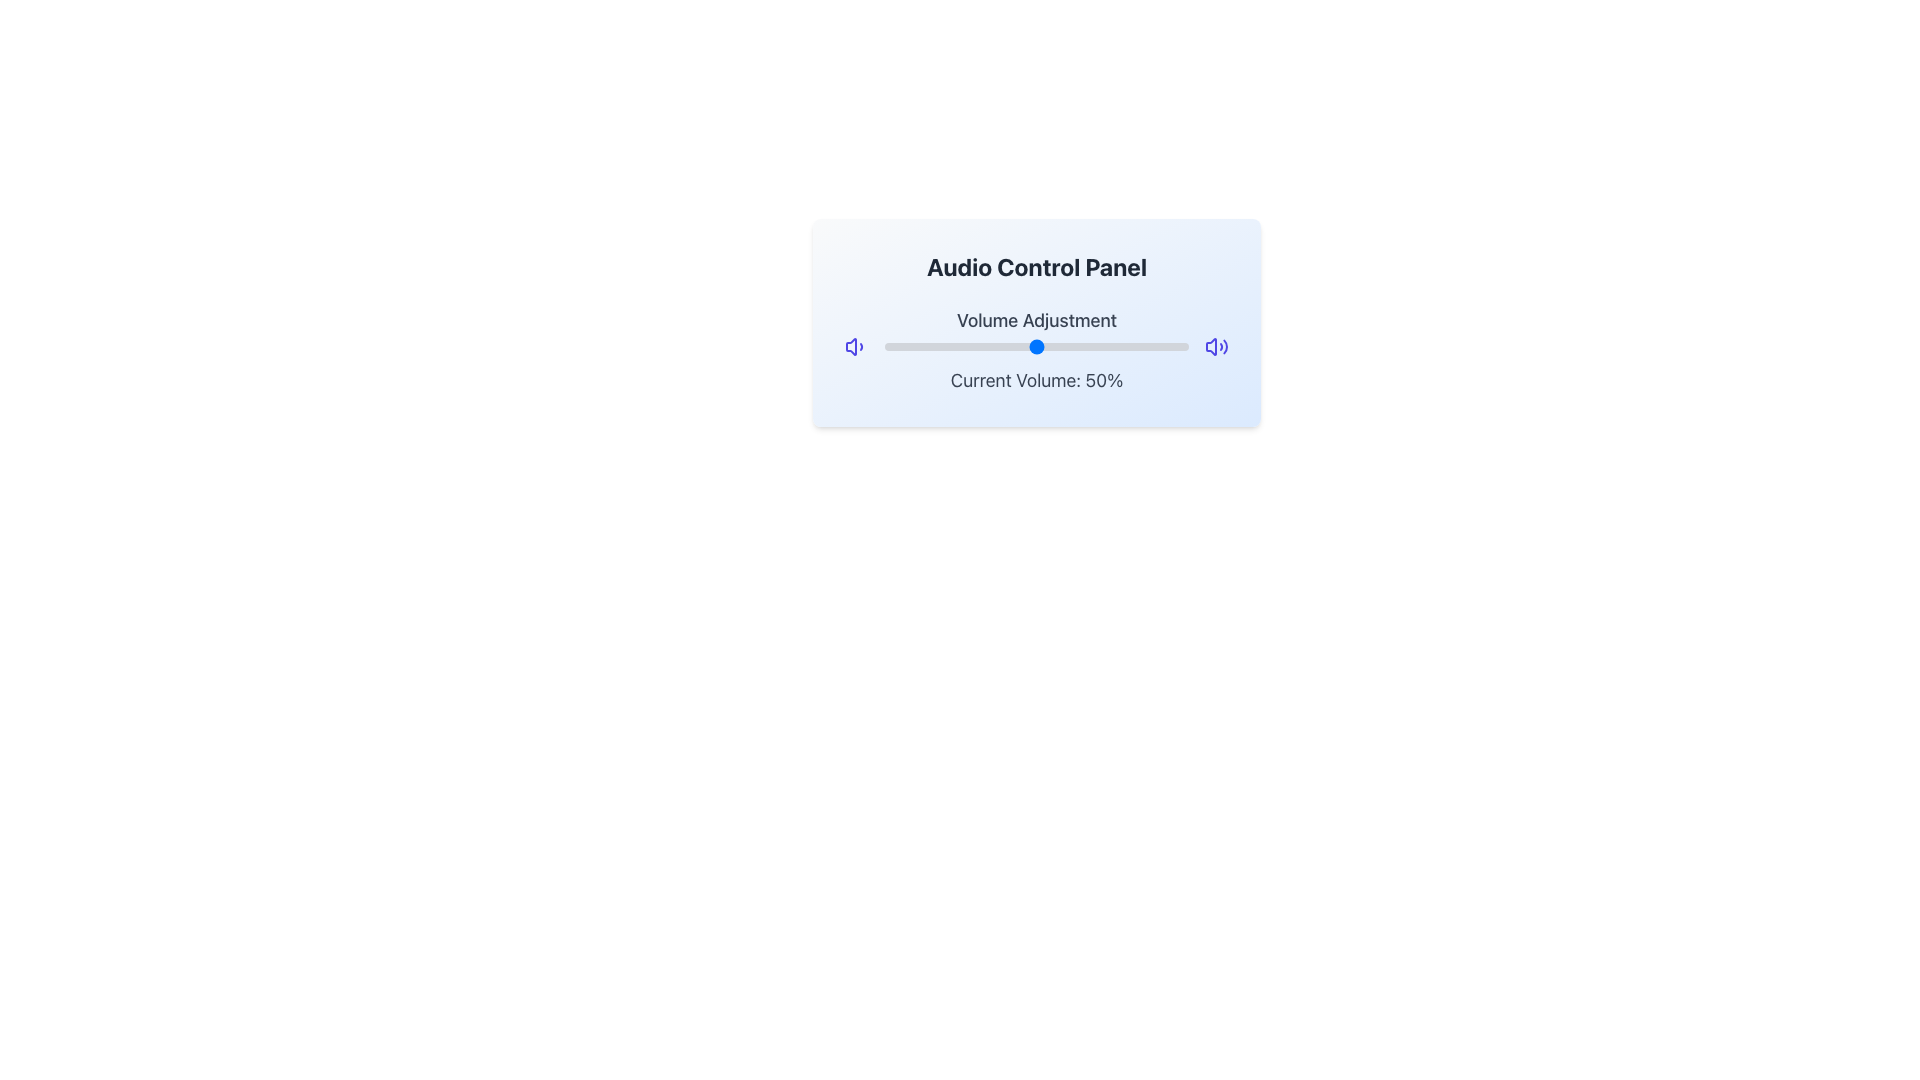  What do you see at coordinates (911, 346) in the screenshot?
I see `the slider` at bounding box center [911, 346].